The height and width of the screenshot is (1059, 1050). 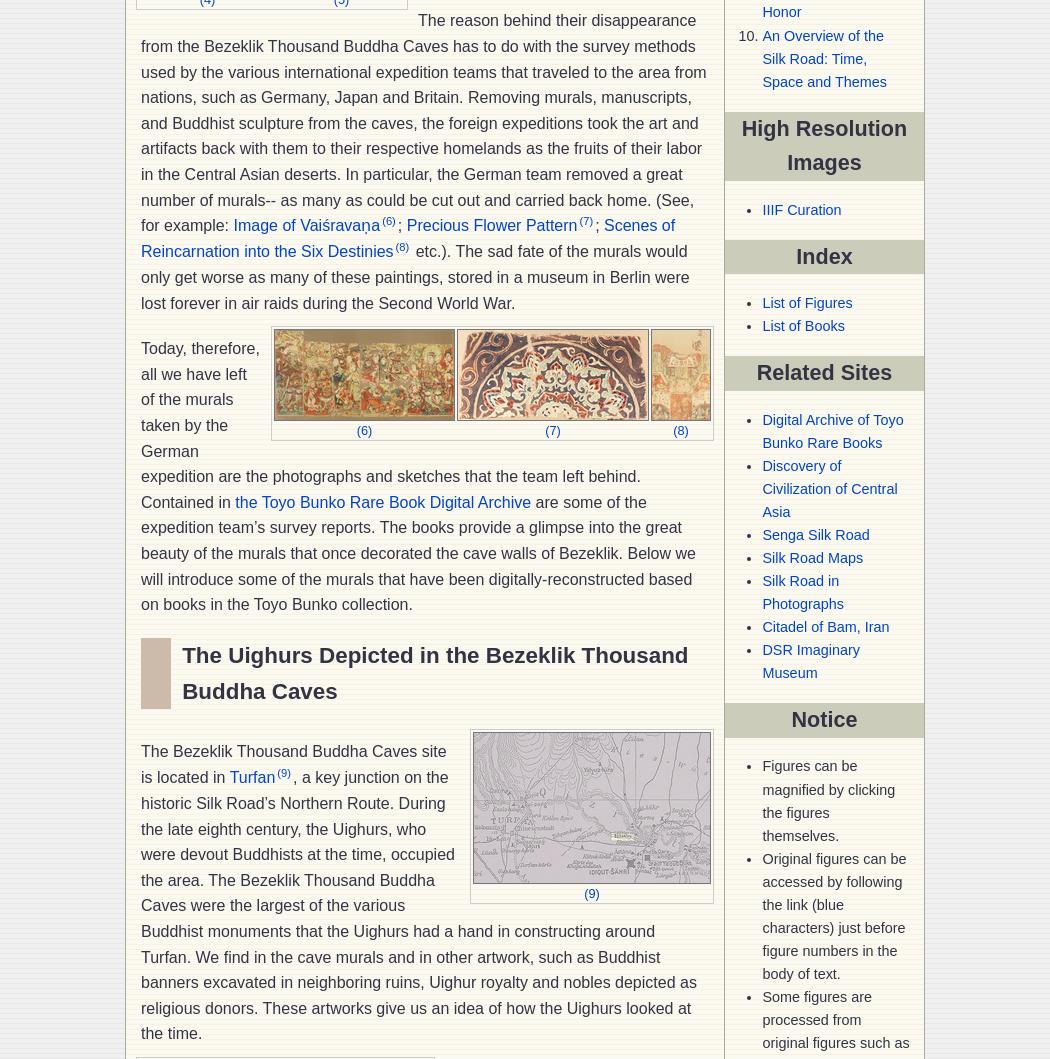 I want to click on 'IIIF Curation', so click(x=800, y=208).